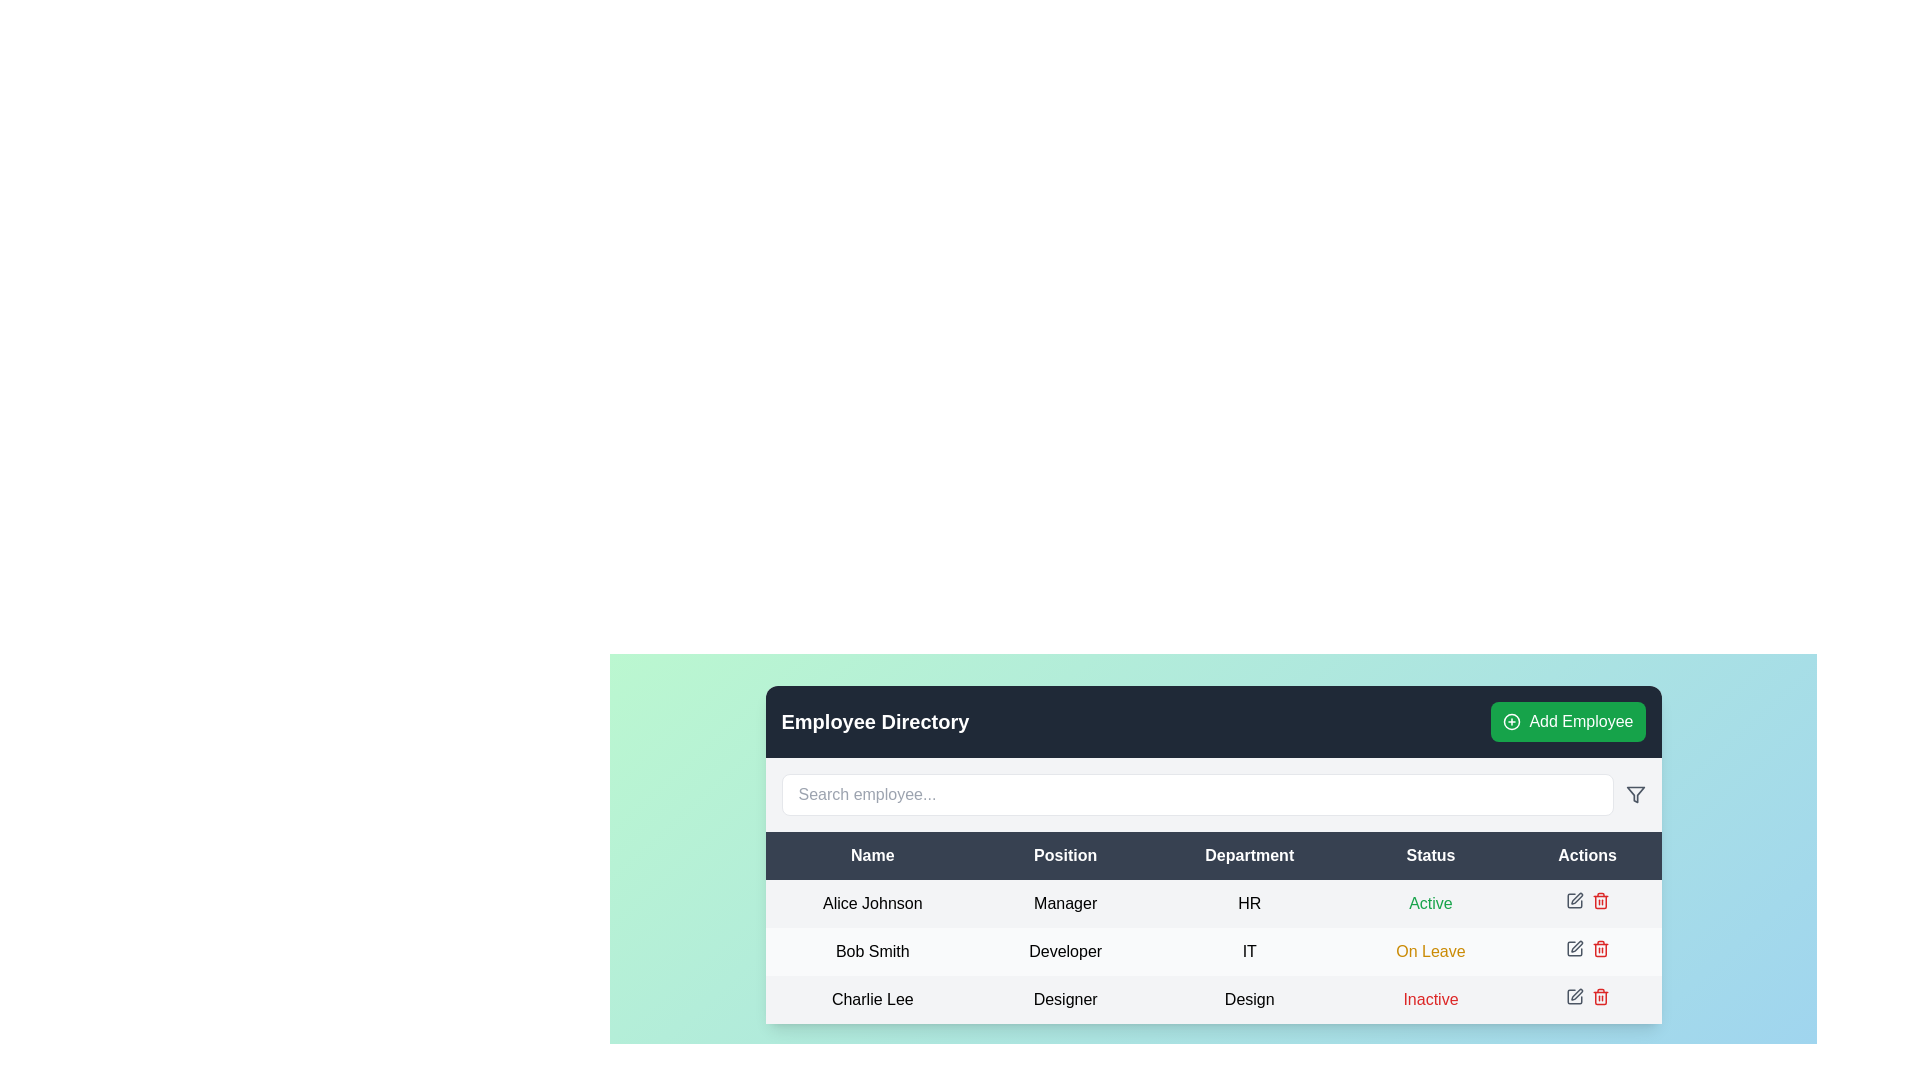  What do you see at coordinates (1635, 793) in the screenshot?
I see `the filter icon, which resembles a funnel and is located in the top right corner of the search bar in the 'Employee Directory' interface` at bounding box center [1635, 793].